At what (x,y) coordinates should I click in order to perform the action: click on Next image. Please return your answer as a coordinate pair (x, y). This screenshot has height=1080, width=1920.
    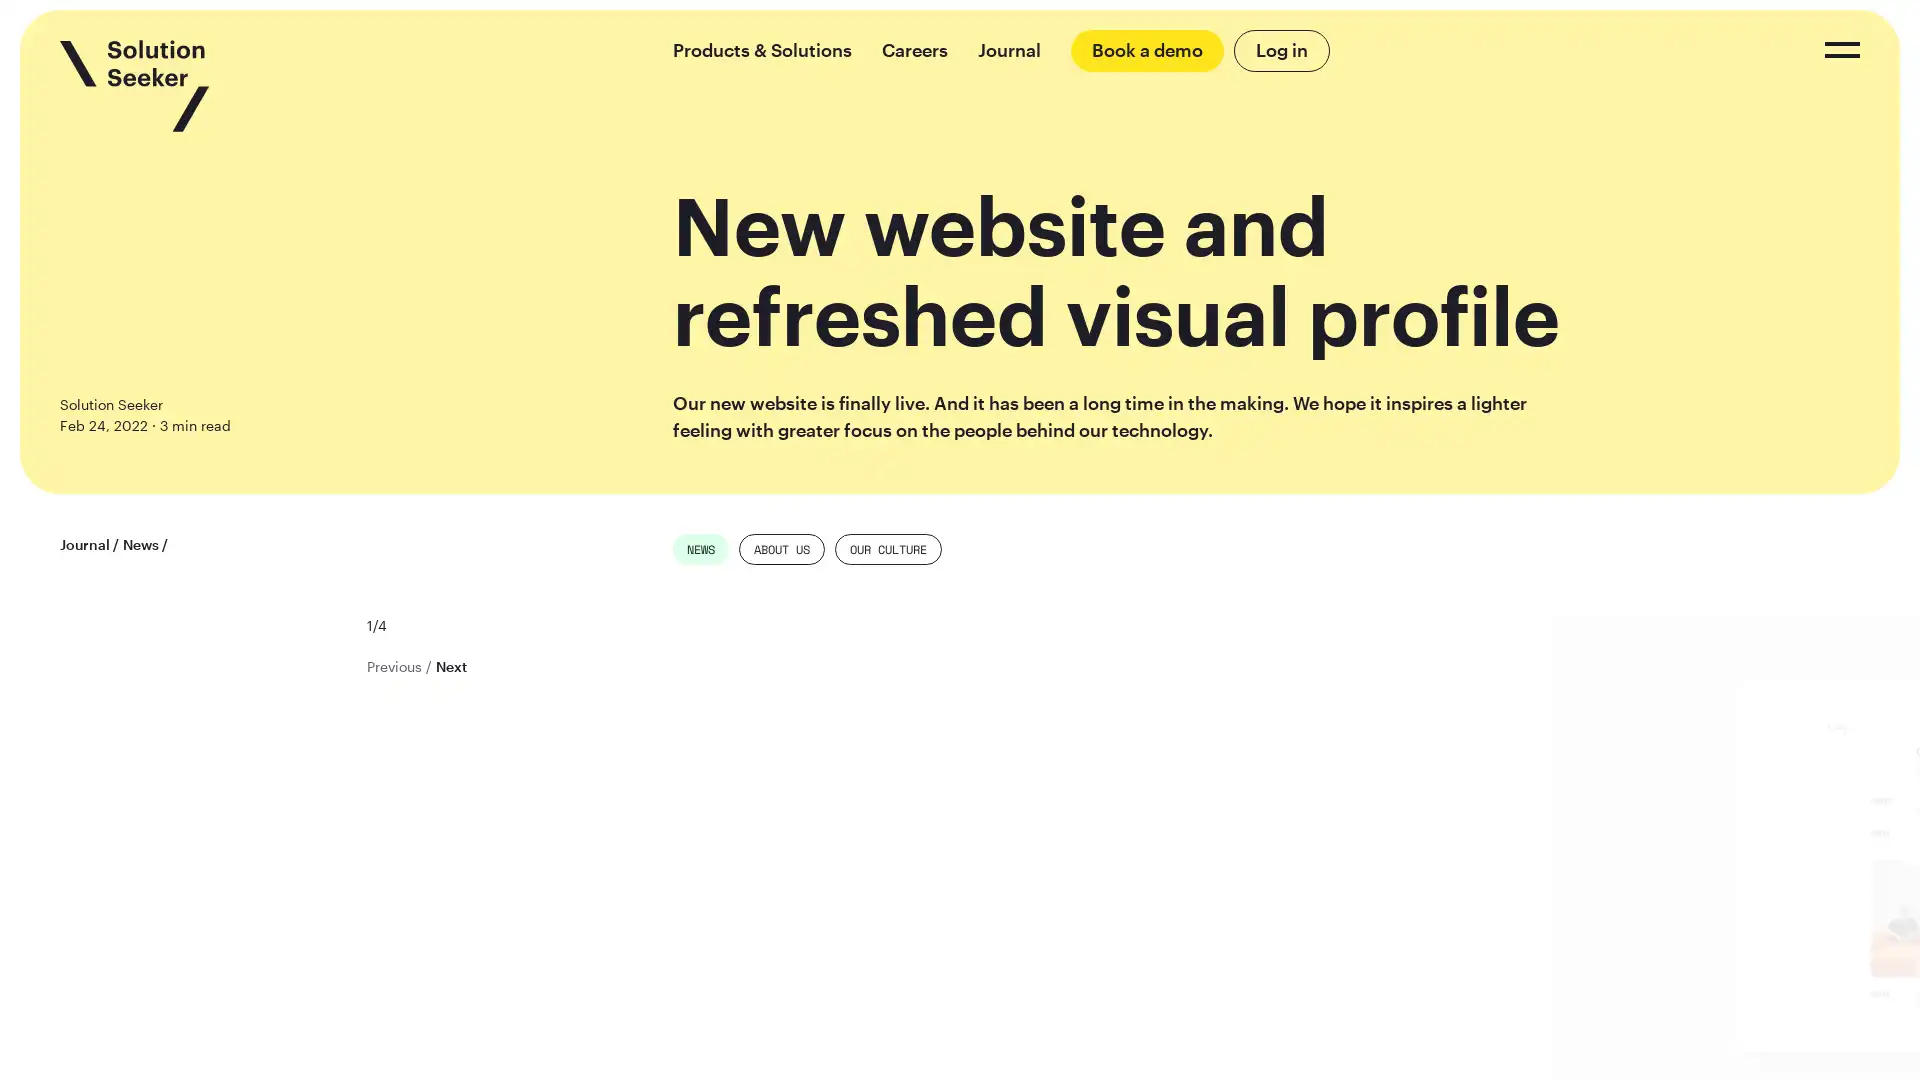
    Looking at the image, I should click on (449, 666).